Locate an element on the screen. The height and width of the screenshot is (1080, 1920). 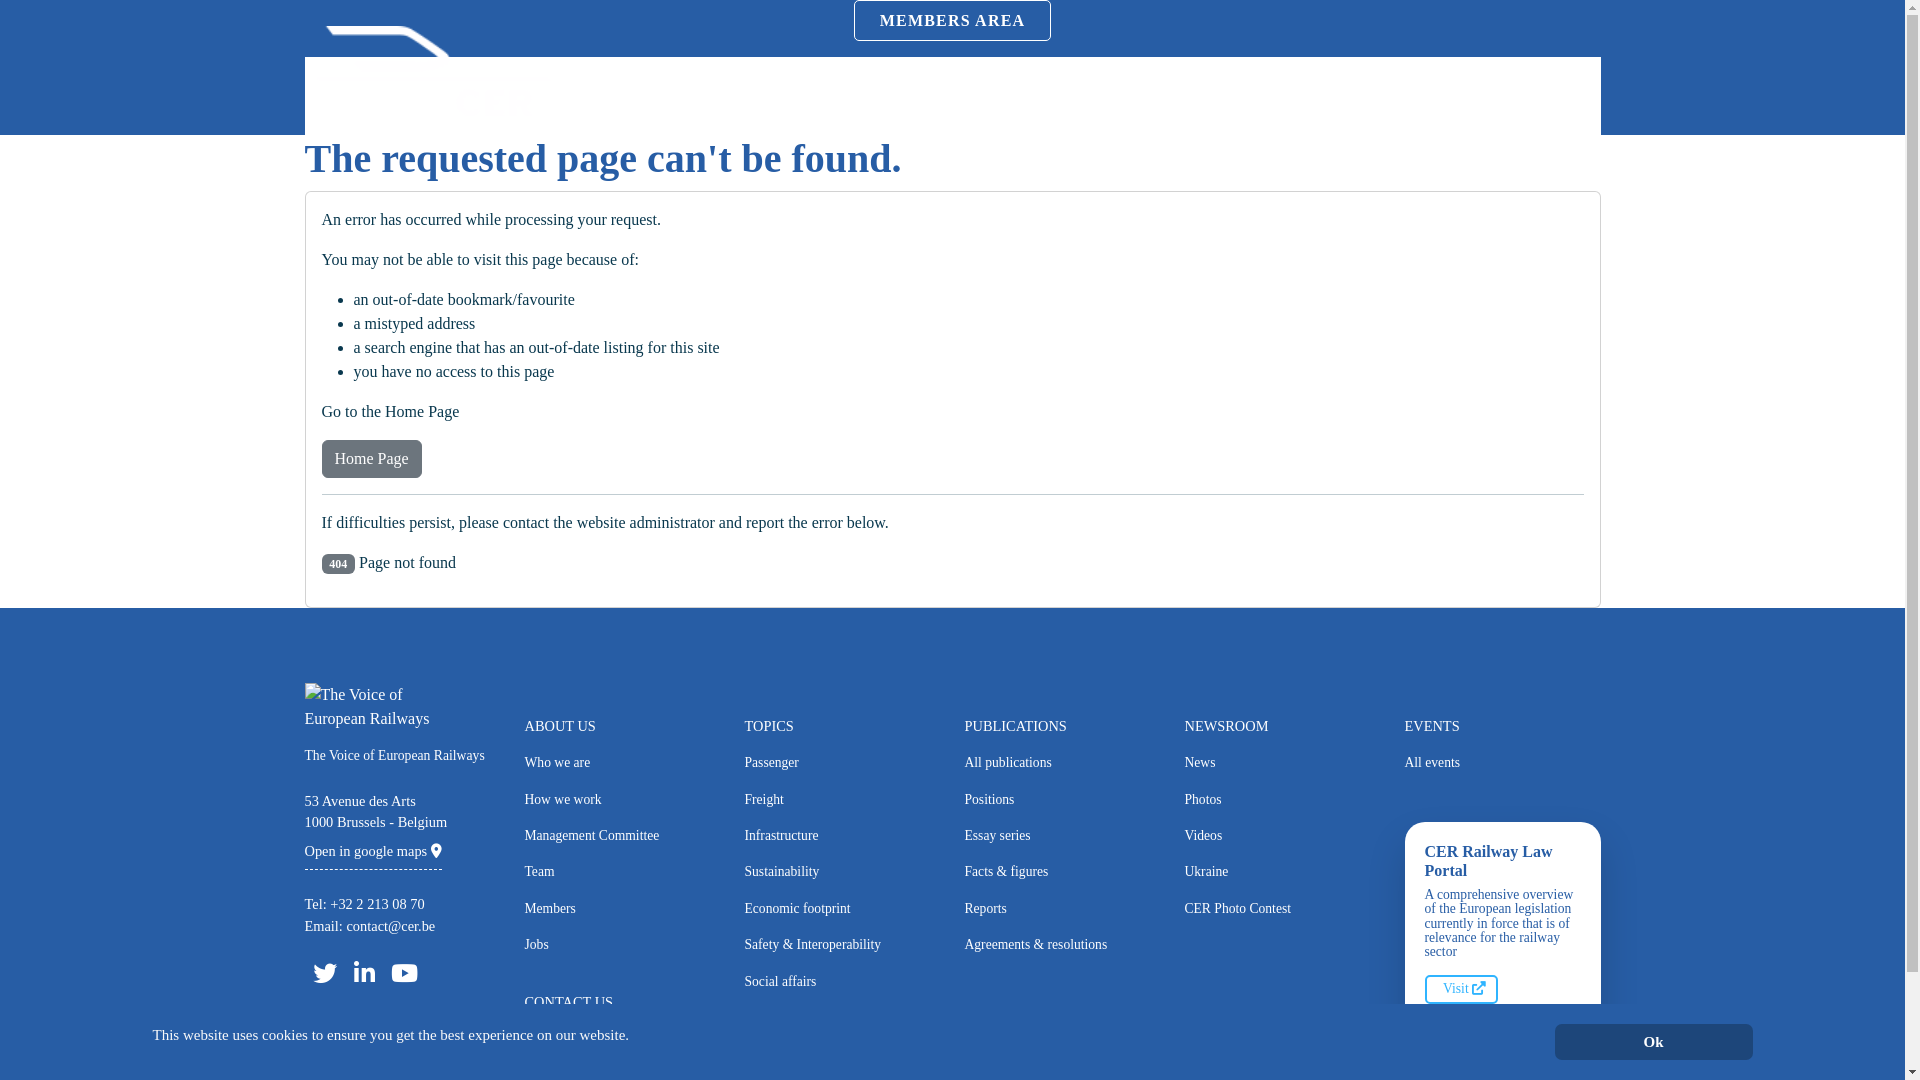
'Management Committee' is located at coordinates (621, 836).